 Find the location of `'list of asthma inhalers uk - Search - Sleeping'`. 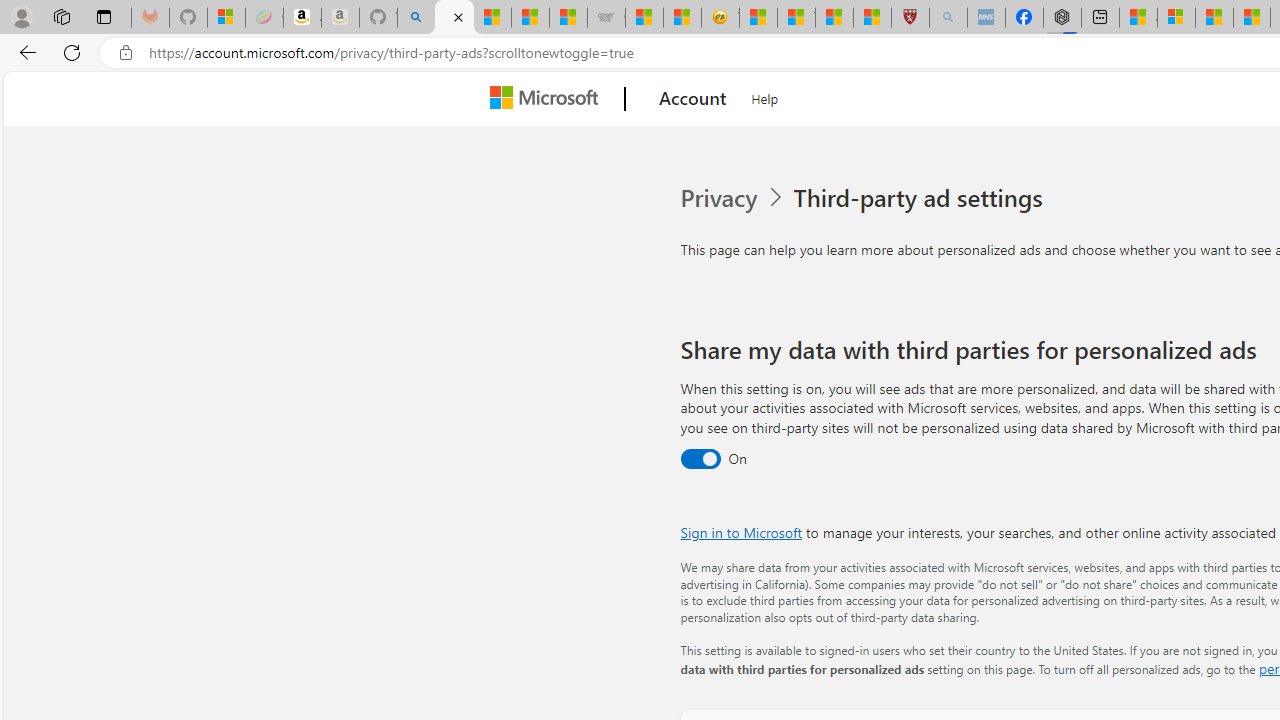

'list of asthma inhalers uk - Search - Sleeping' is located at coordinates (947, 17).